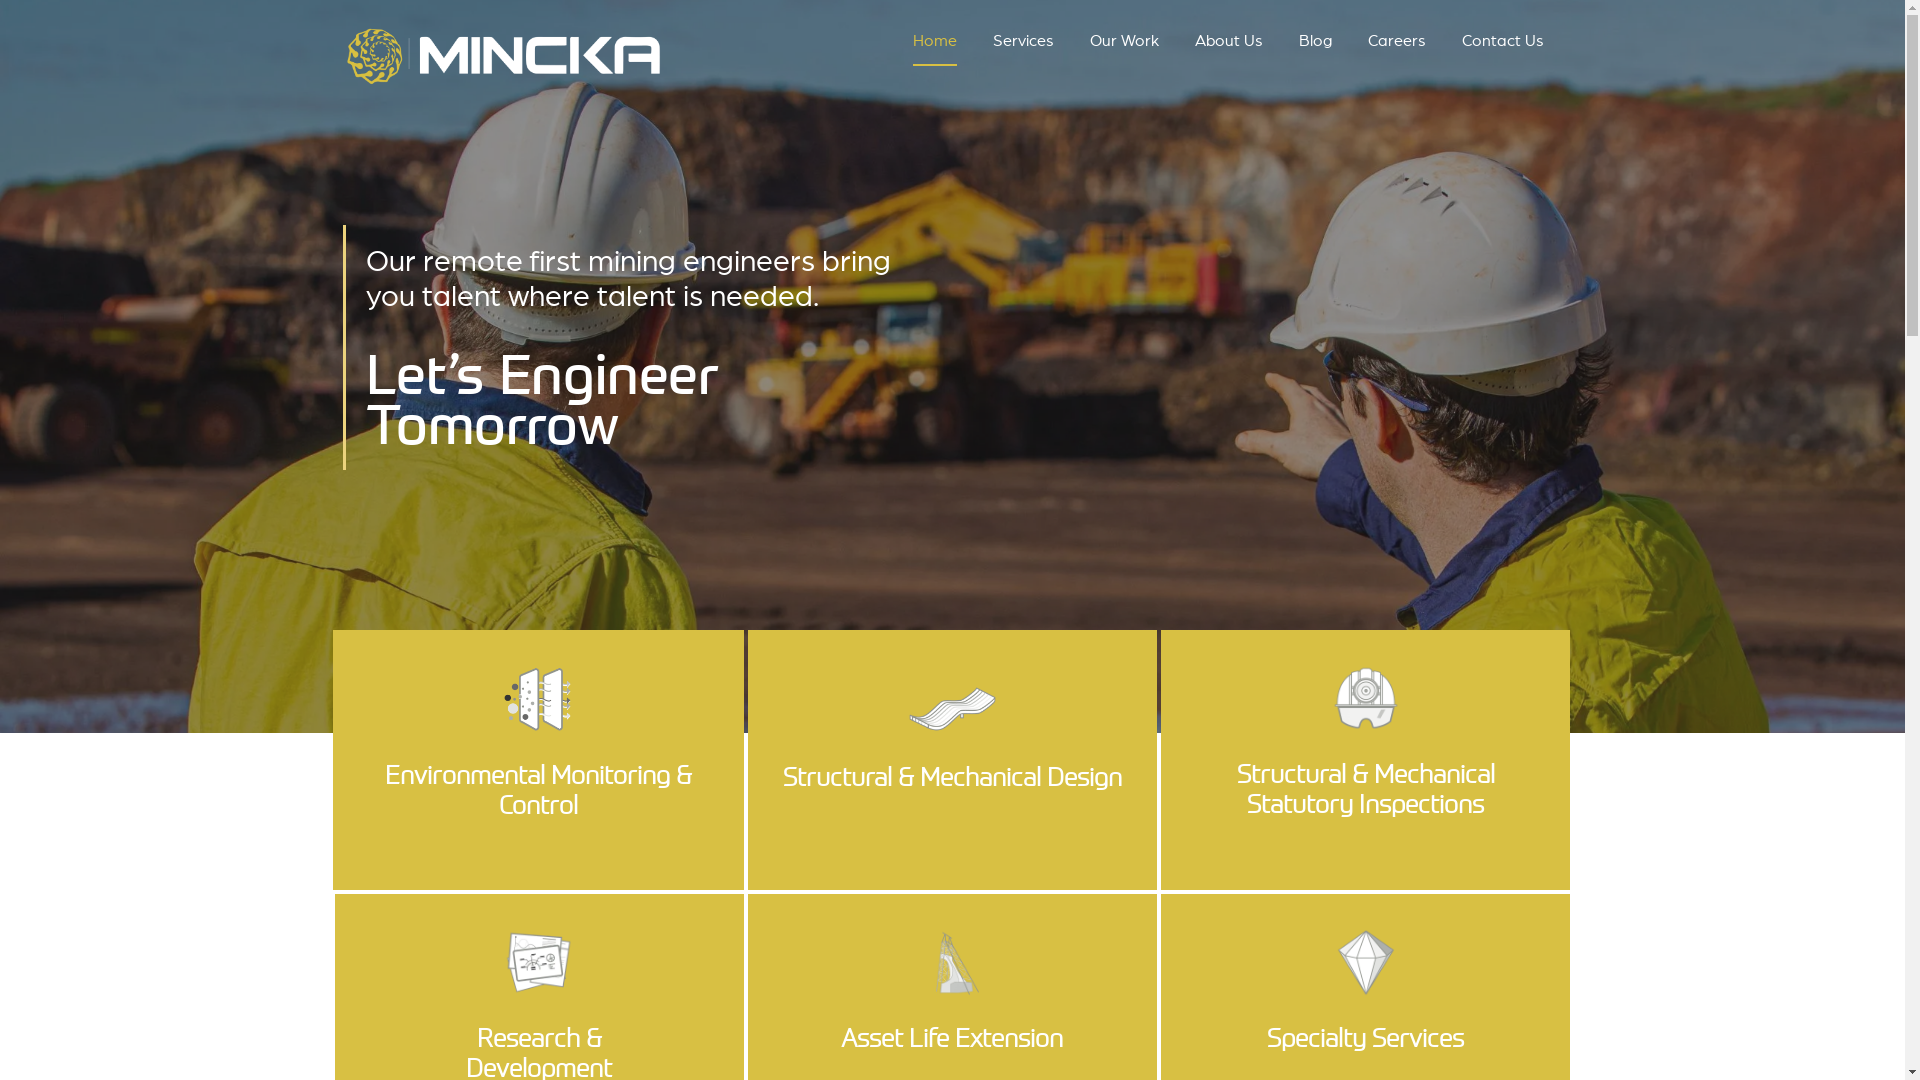 The image size is (1920, 1080). Describe the element at coordinates (1395, 45) in the screenshot. I see `'Careers'` at that location.